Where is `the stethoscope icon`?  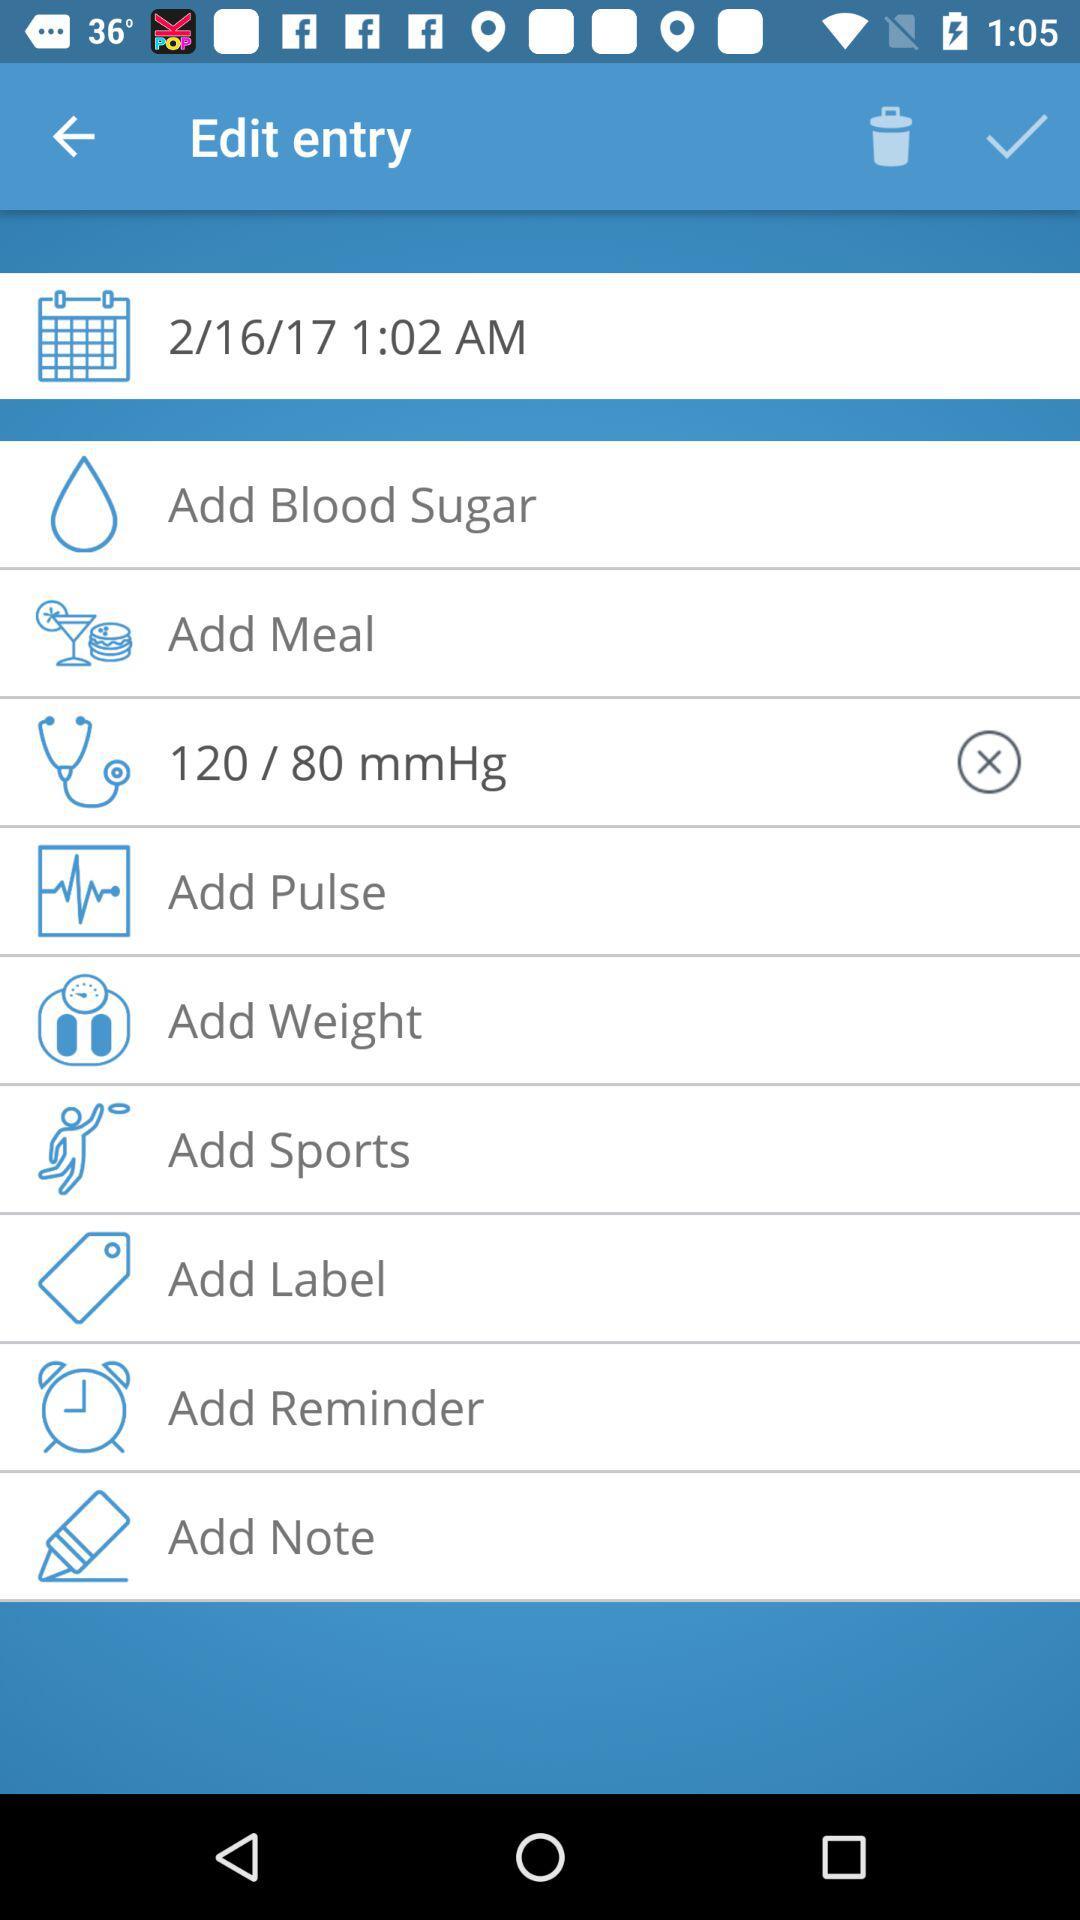
the stethoscope icon is located at coordinates (83, 761).